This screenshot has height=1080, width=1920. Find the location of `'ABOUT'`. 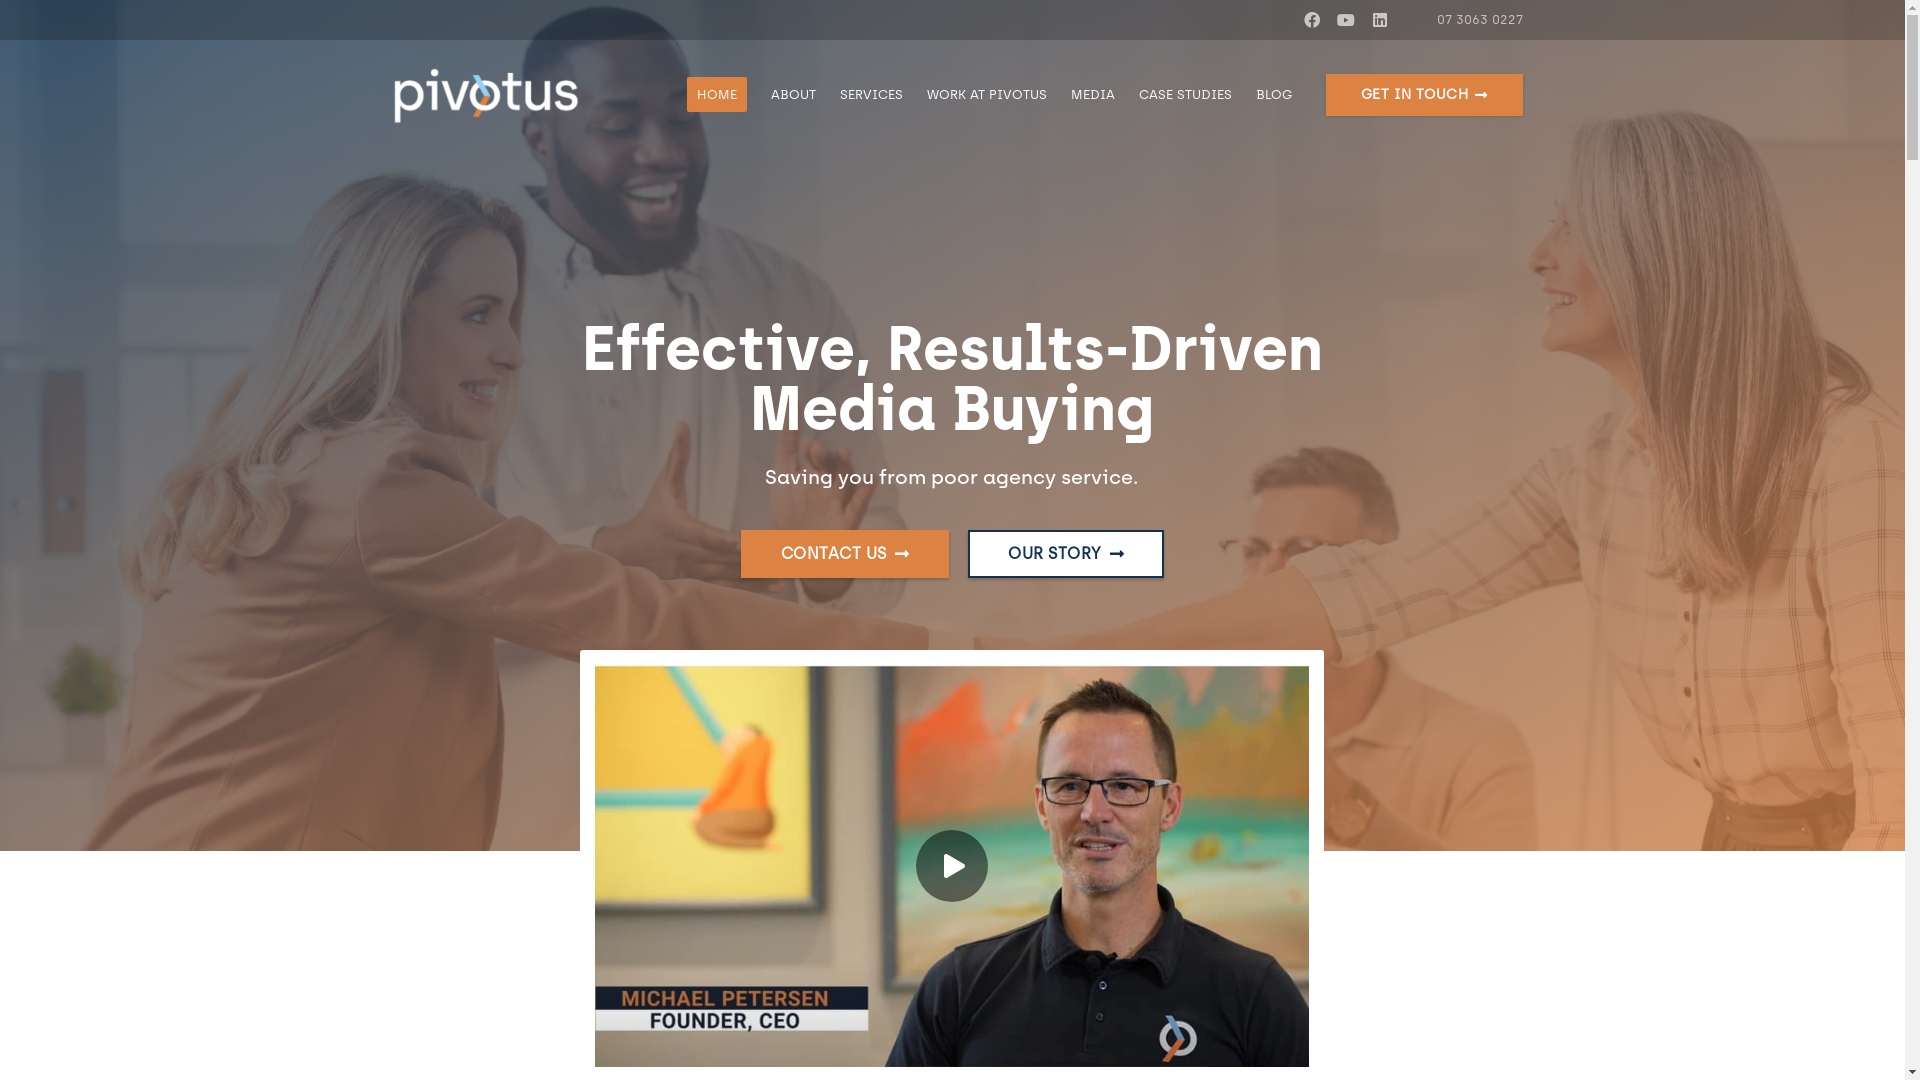

'ABOUT' is located at coordinates (757, 95).